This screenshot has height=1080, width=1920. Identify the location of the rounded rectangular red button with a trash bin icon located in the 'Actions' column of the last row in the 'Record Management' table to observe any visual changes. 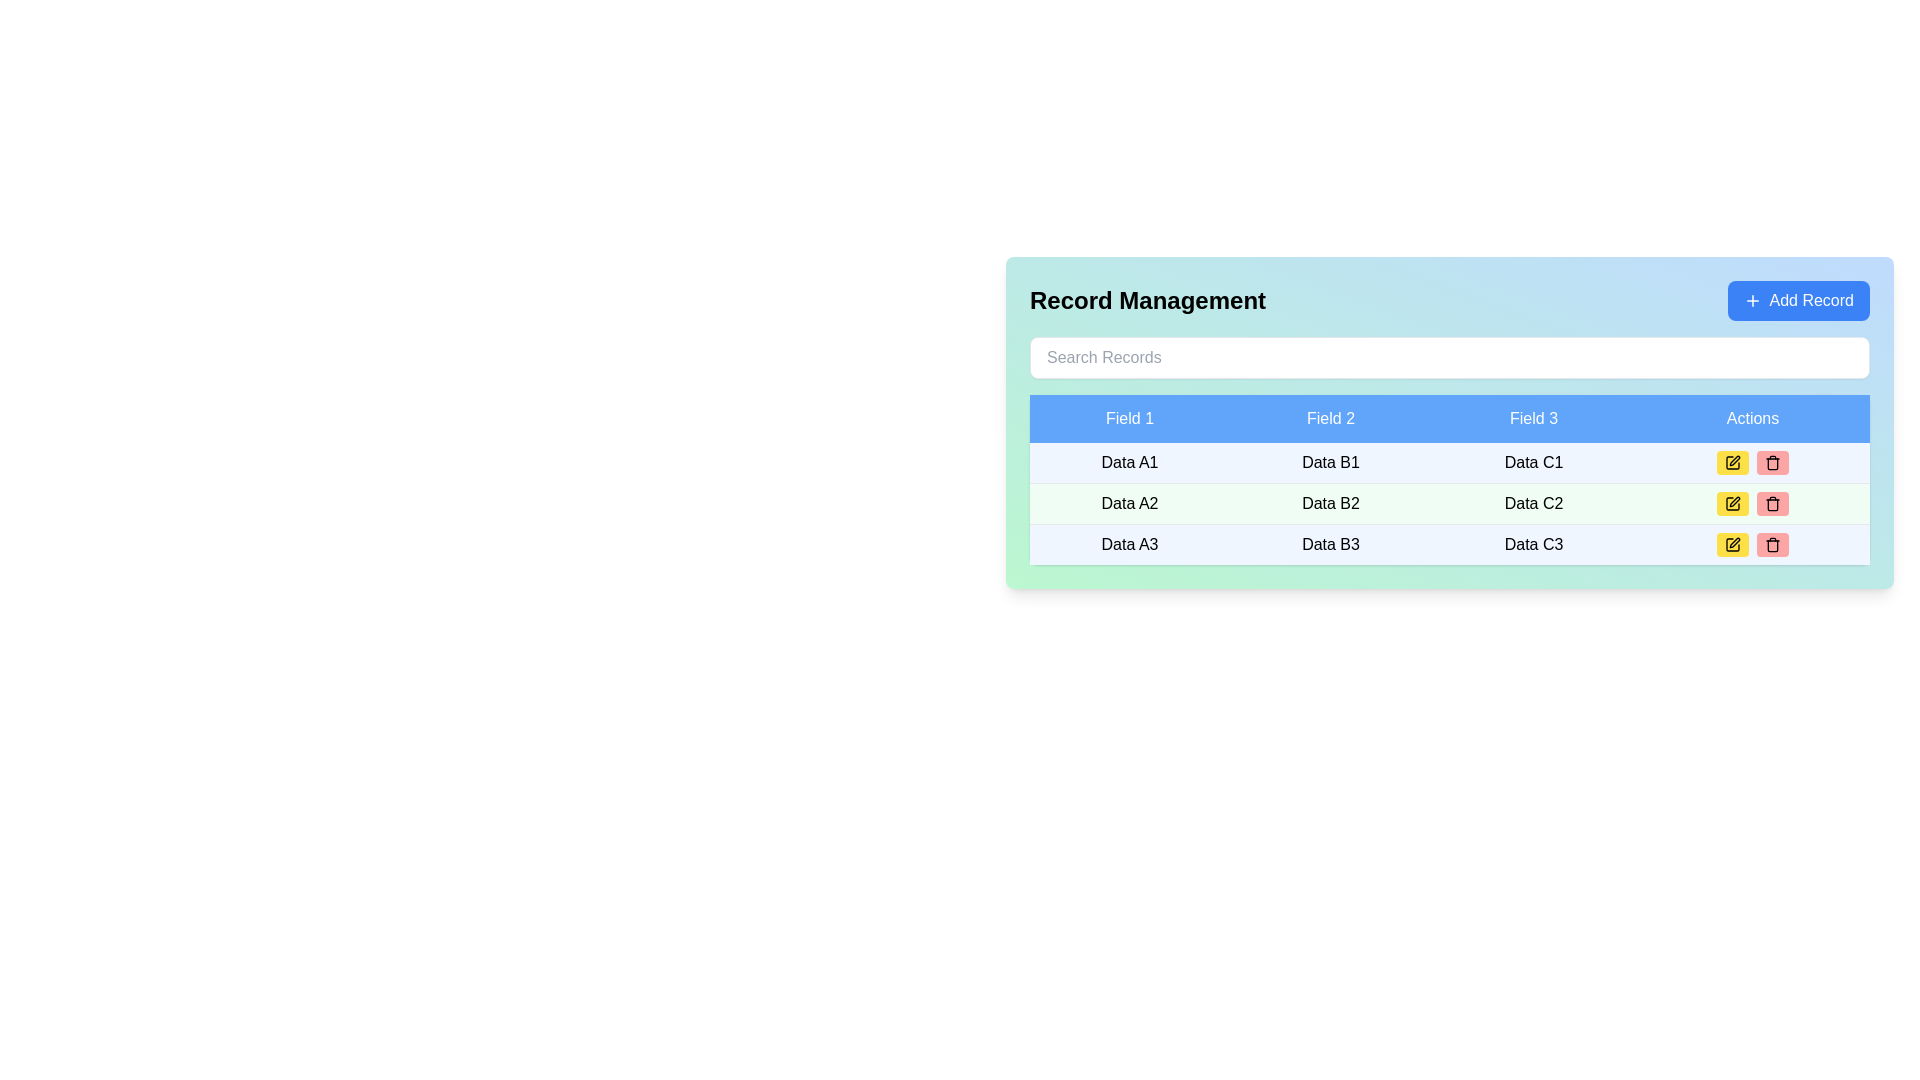
(1772, 544).